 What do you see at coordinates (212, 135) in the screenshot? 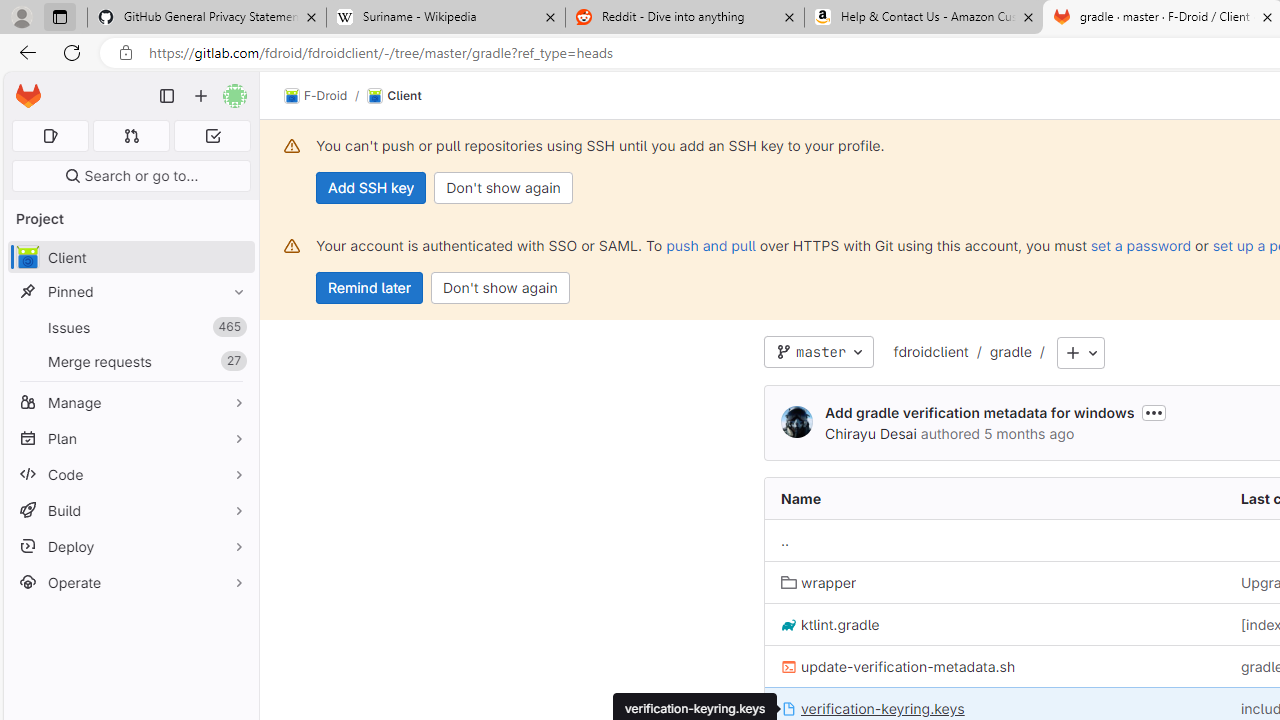
I see `'To-Do list 0'` at bounding box center [212, 135].